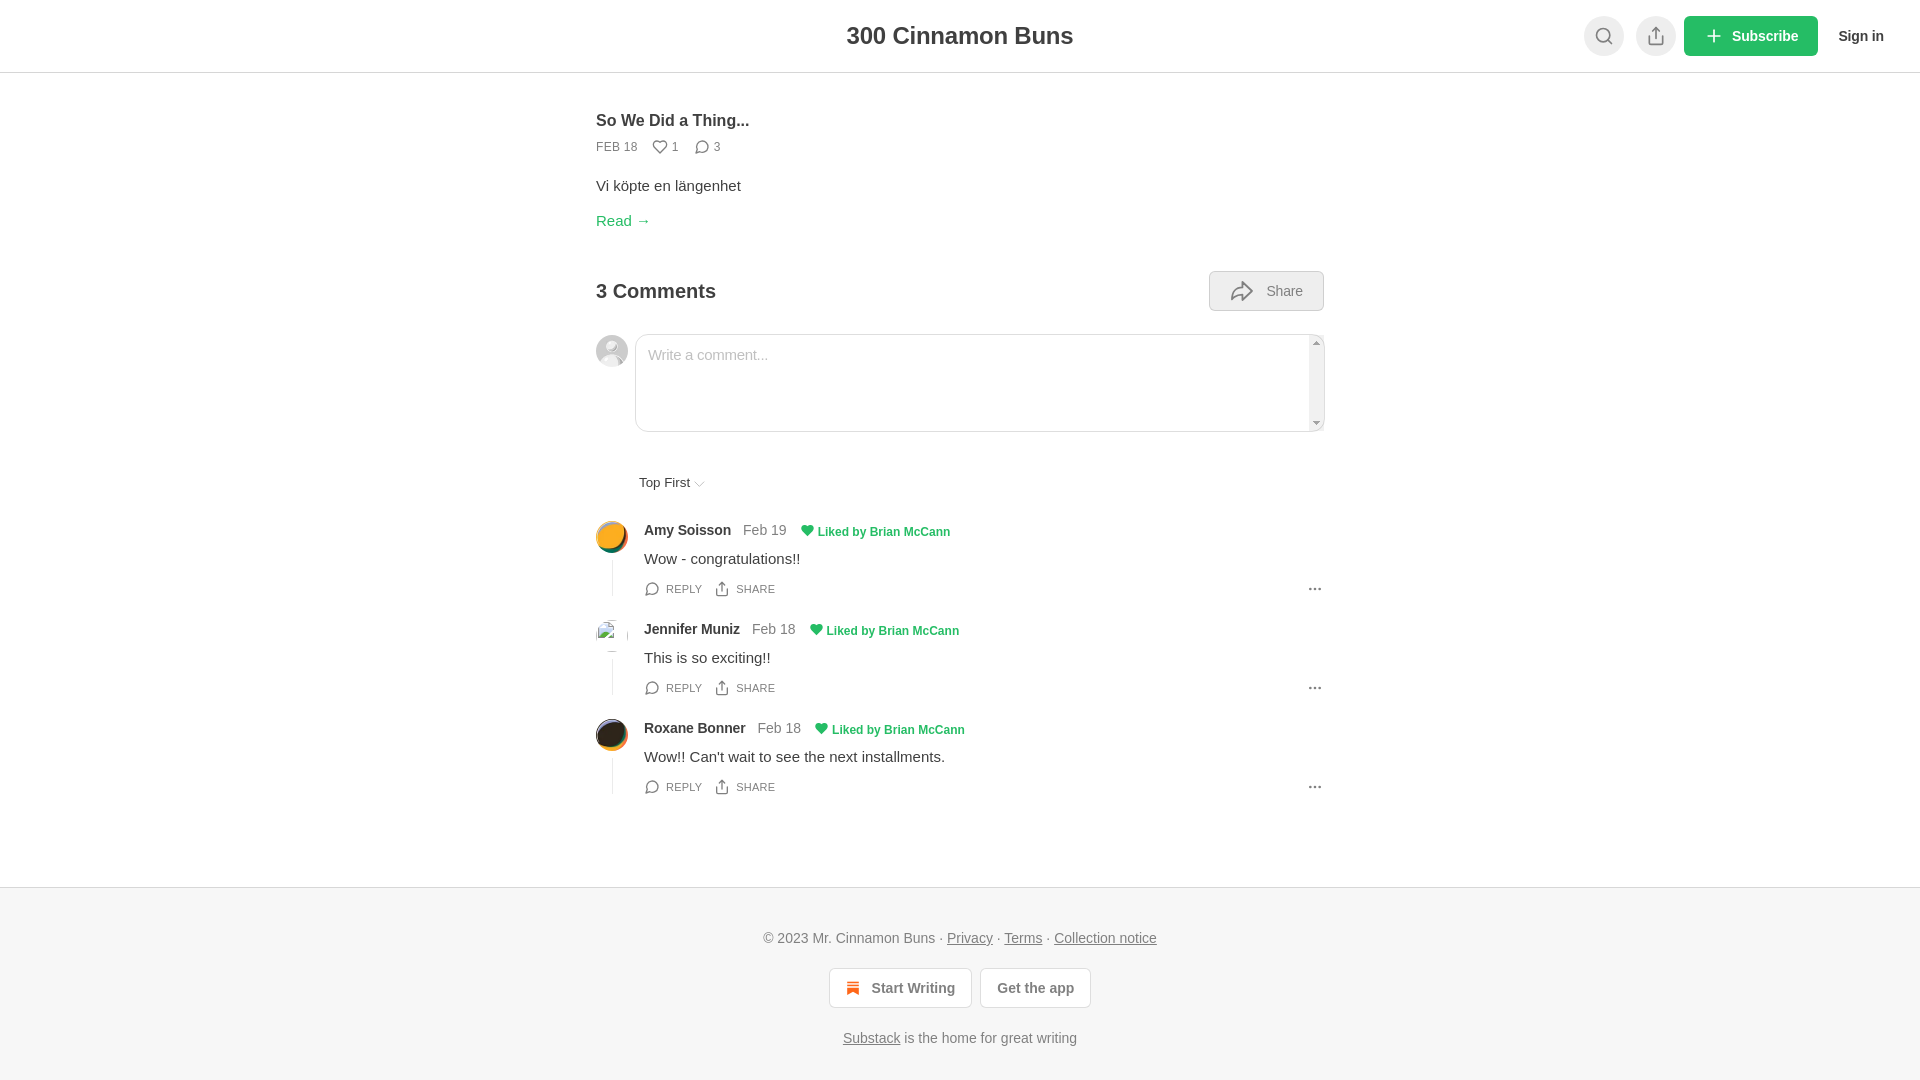  Describe the element at coordinates (1022, 937) in the screenshot. I see `'Terms'` at that location.